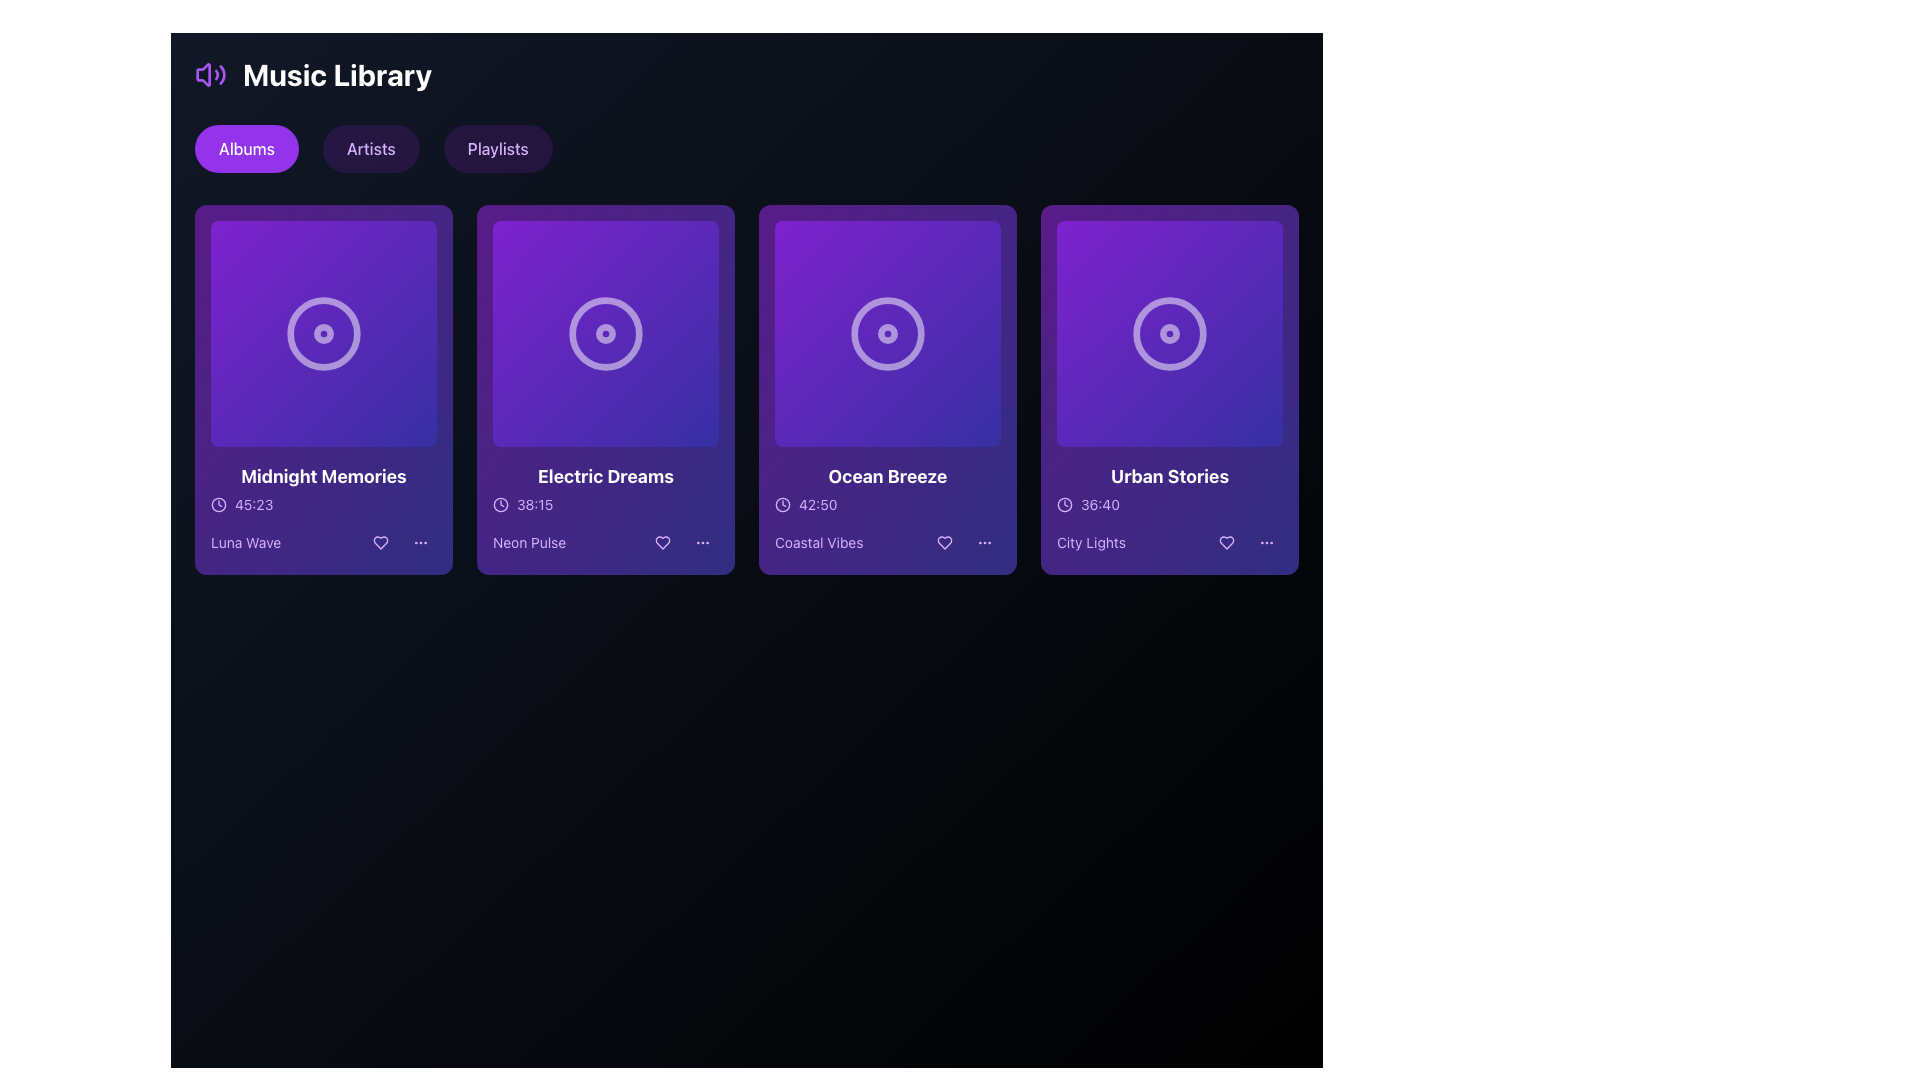 The height and width of the screenshot is (1080, 1920). I want to click on the Ellipsis icon, represented by three small circular dots styled in purple, located at the bottom-right corner of the 'Electric Dreams' card, so click(702, 543).